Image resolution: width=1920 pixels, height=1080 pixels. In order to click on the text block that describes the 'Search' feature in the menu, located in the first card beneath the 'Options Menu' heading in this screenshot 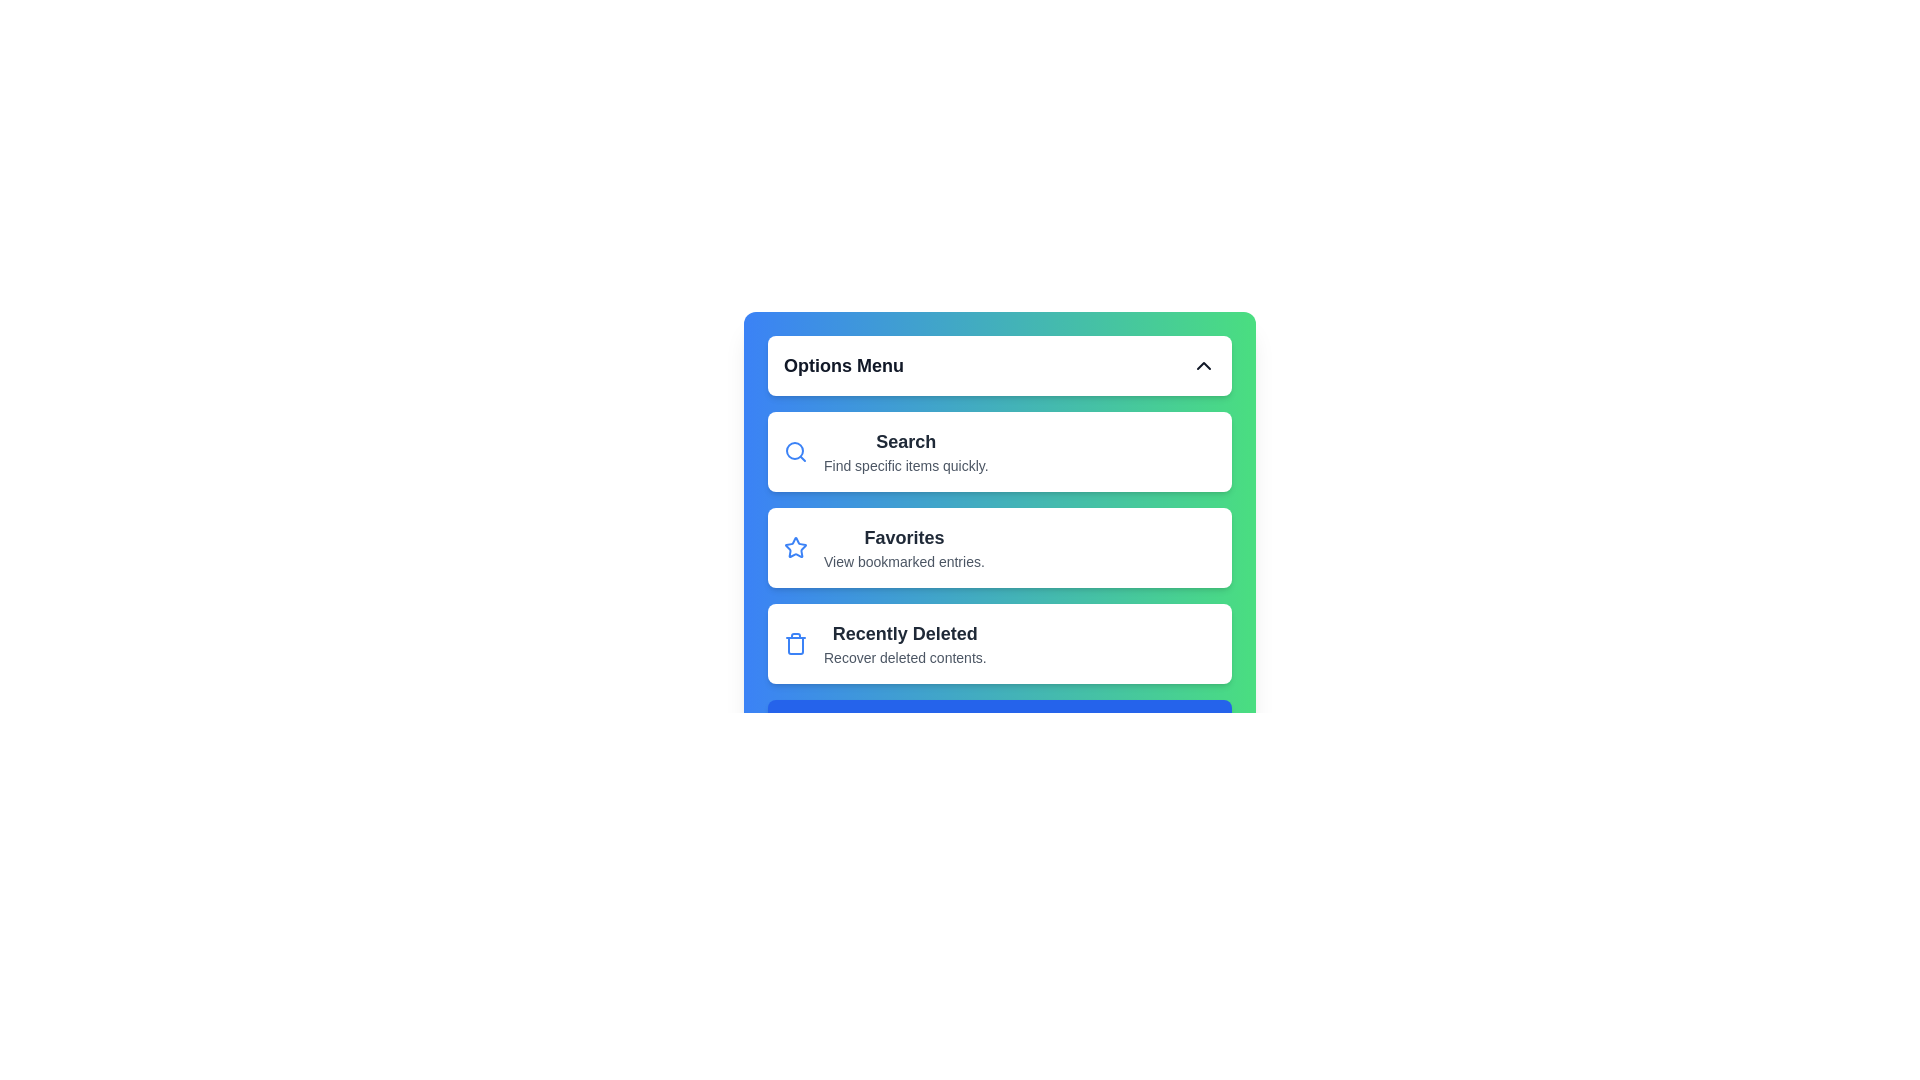, I will do `click(905, 451)`.